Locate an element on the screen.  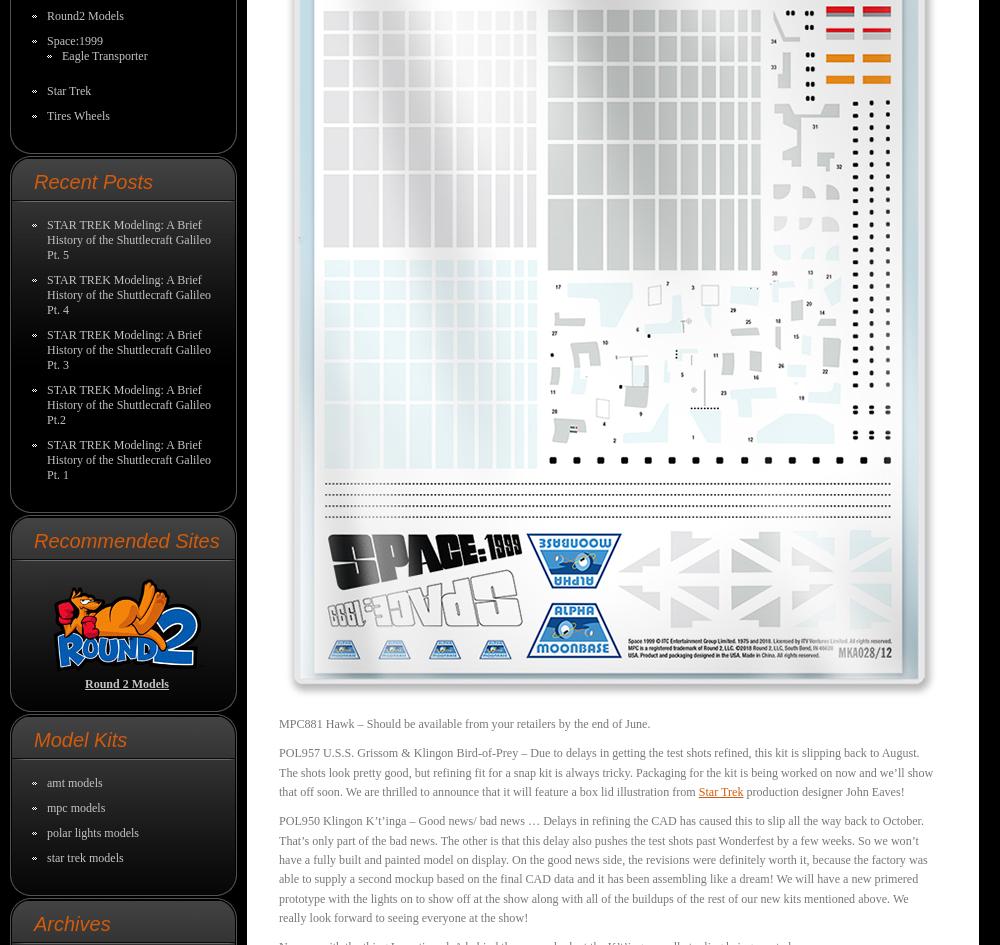
'Recent Posts' is located at coordinates (34, 182).